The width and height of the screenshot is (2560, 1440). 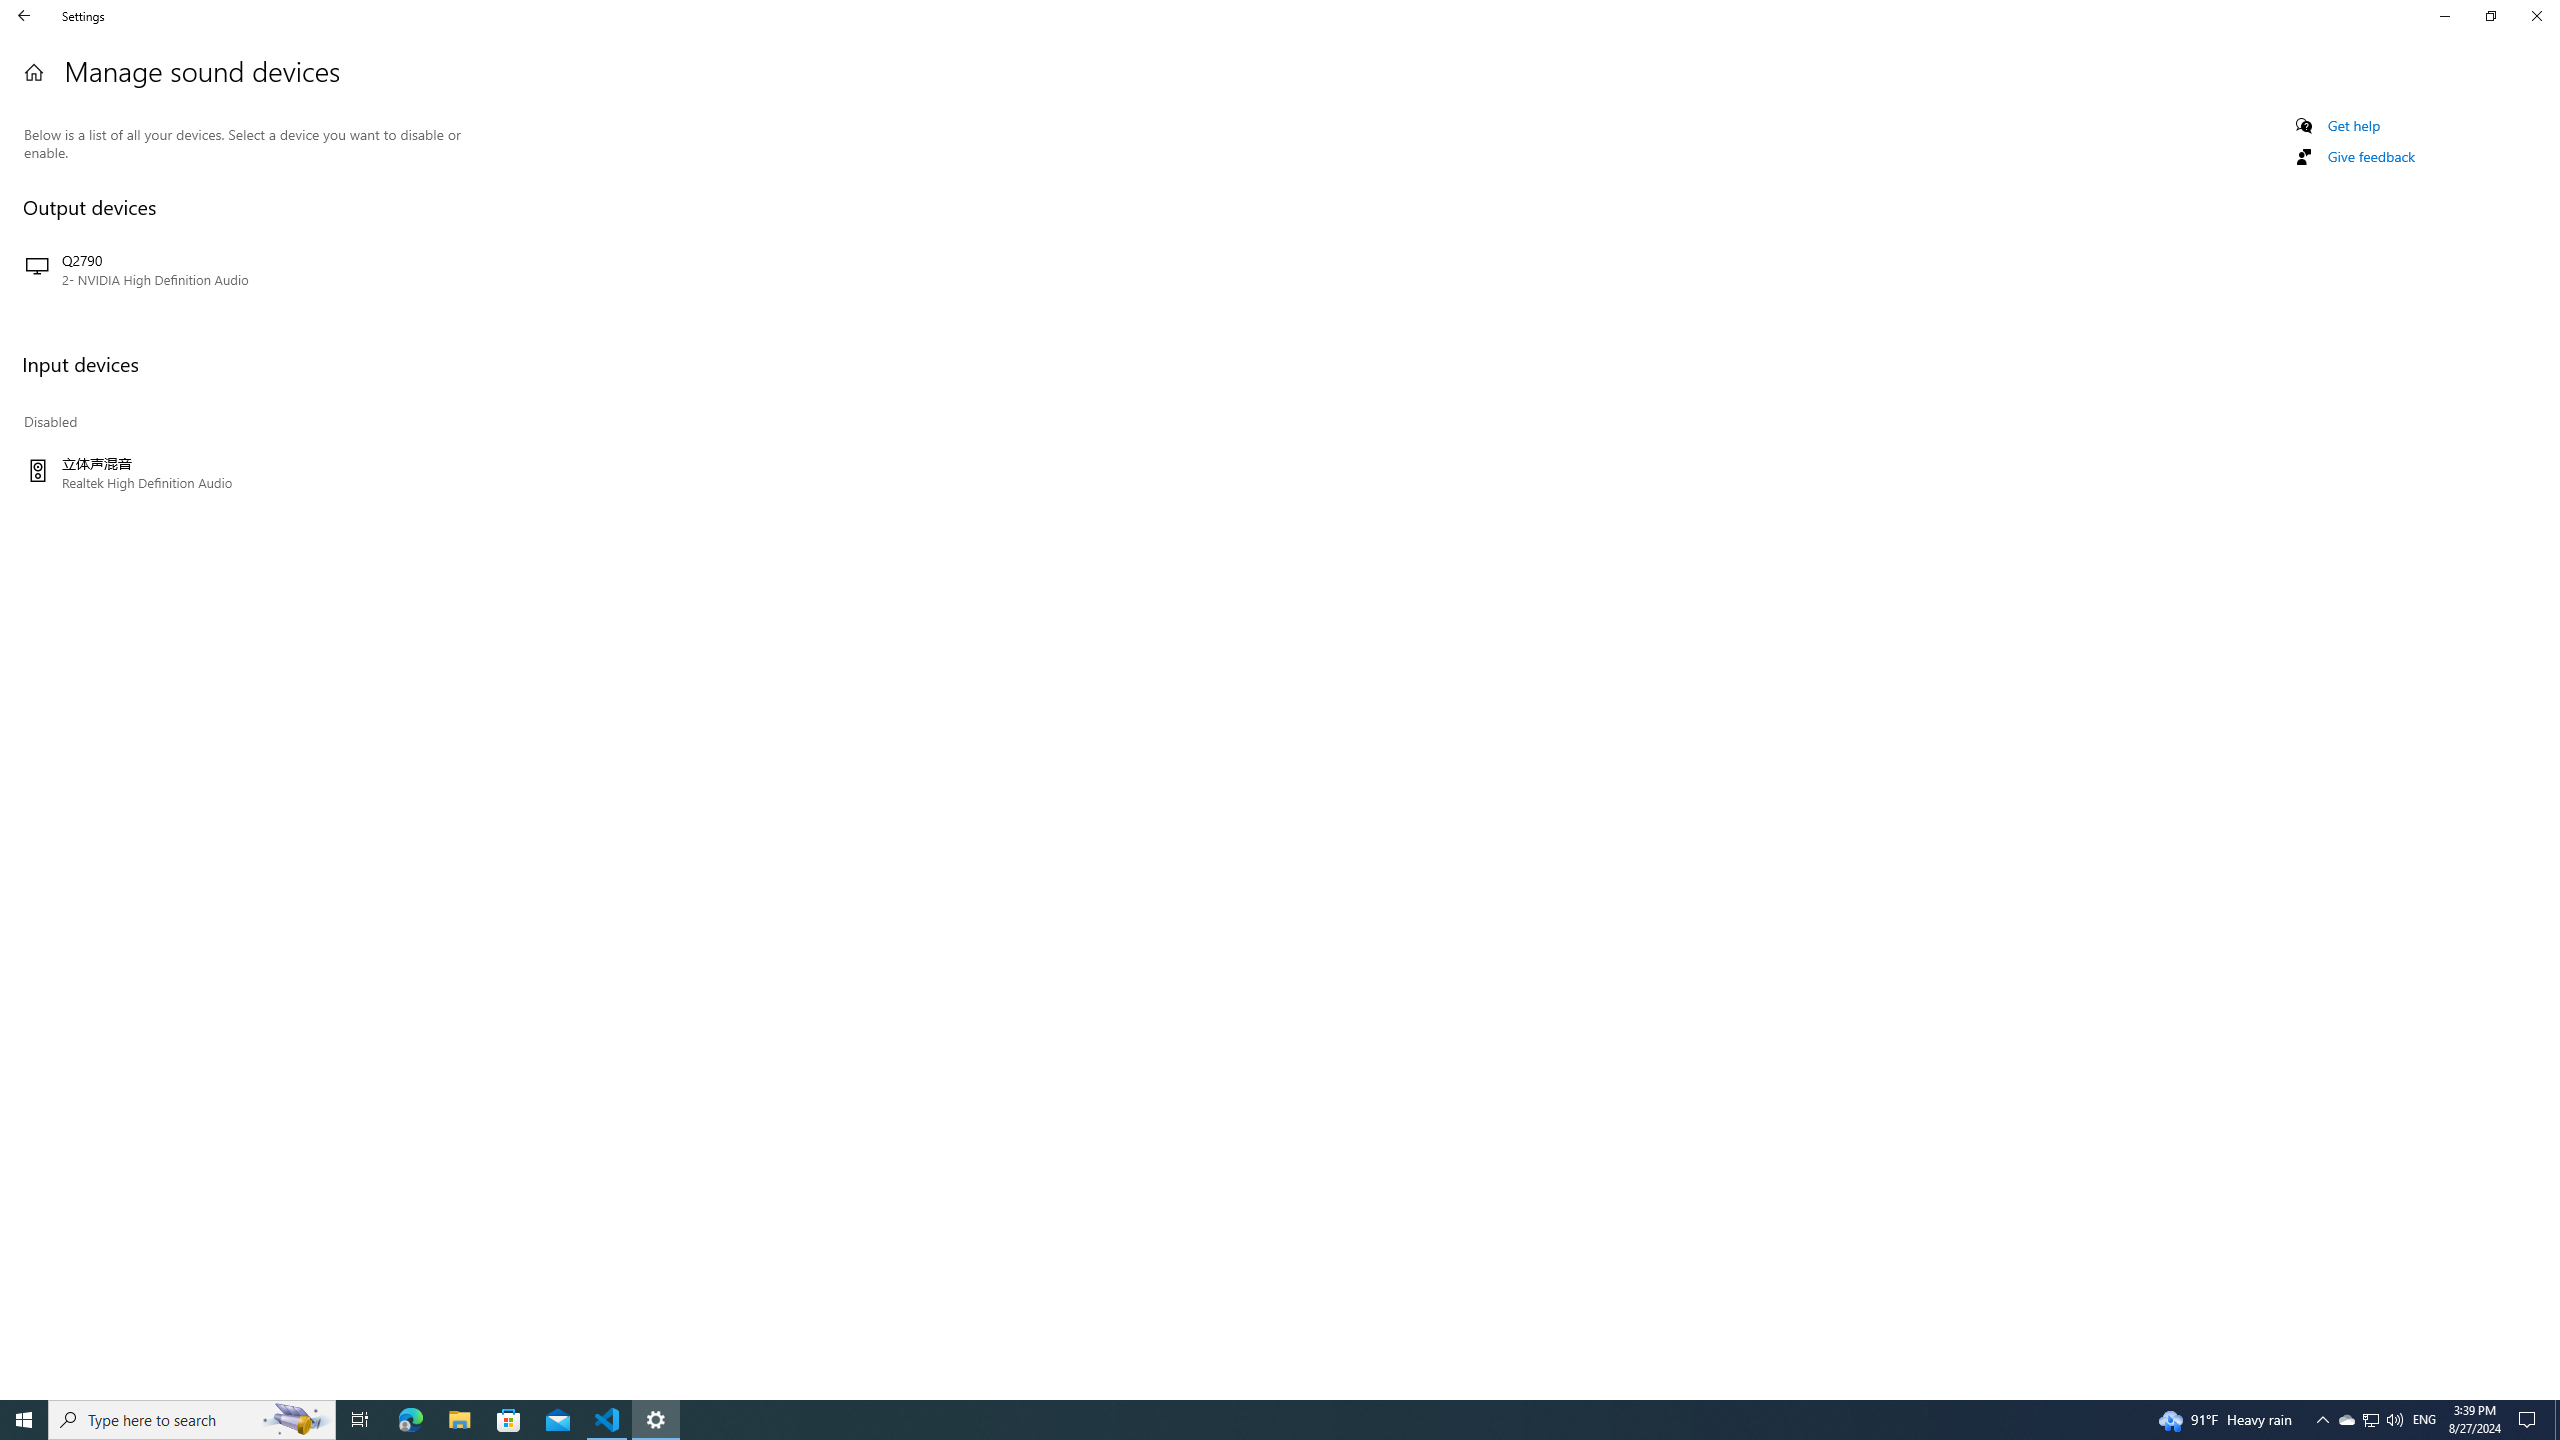 What do you see at coordinates (2323, 1418) in the screenshot?
I see `'Notification Chevron'` at bounding box center [2323, 1418].